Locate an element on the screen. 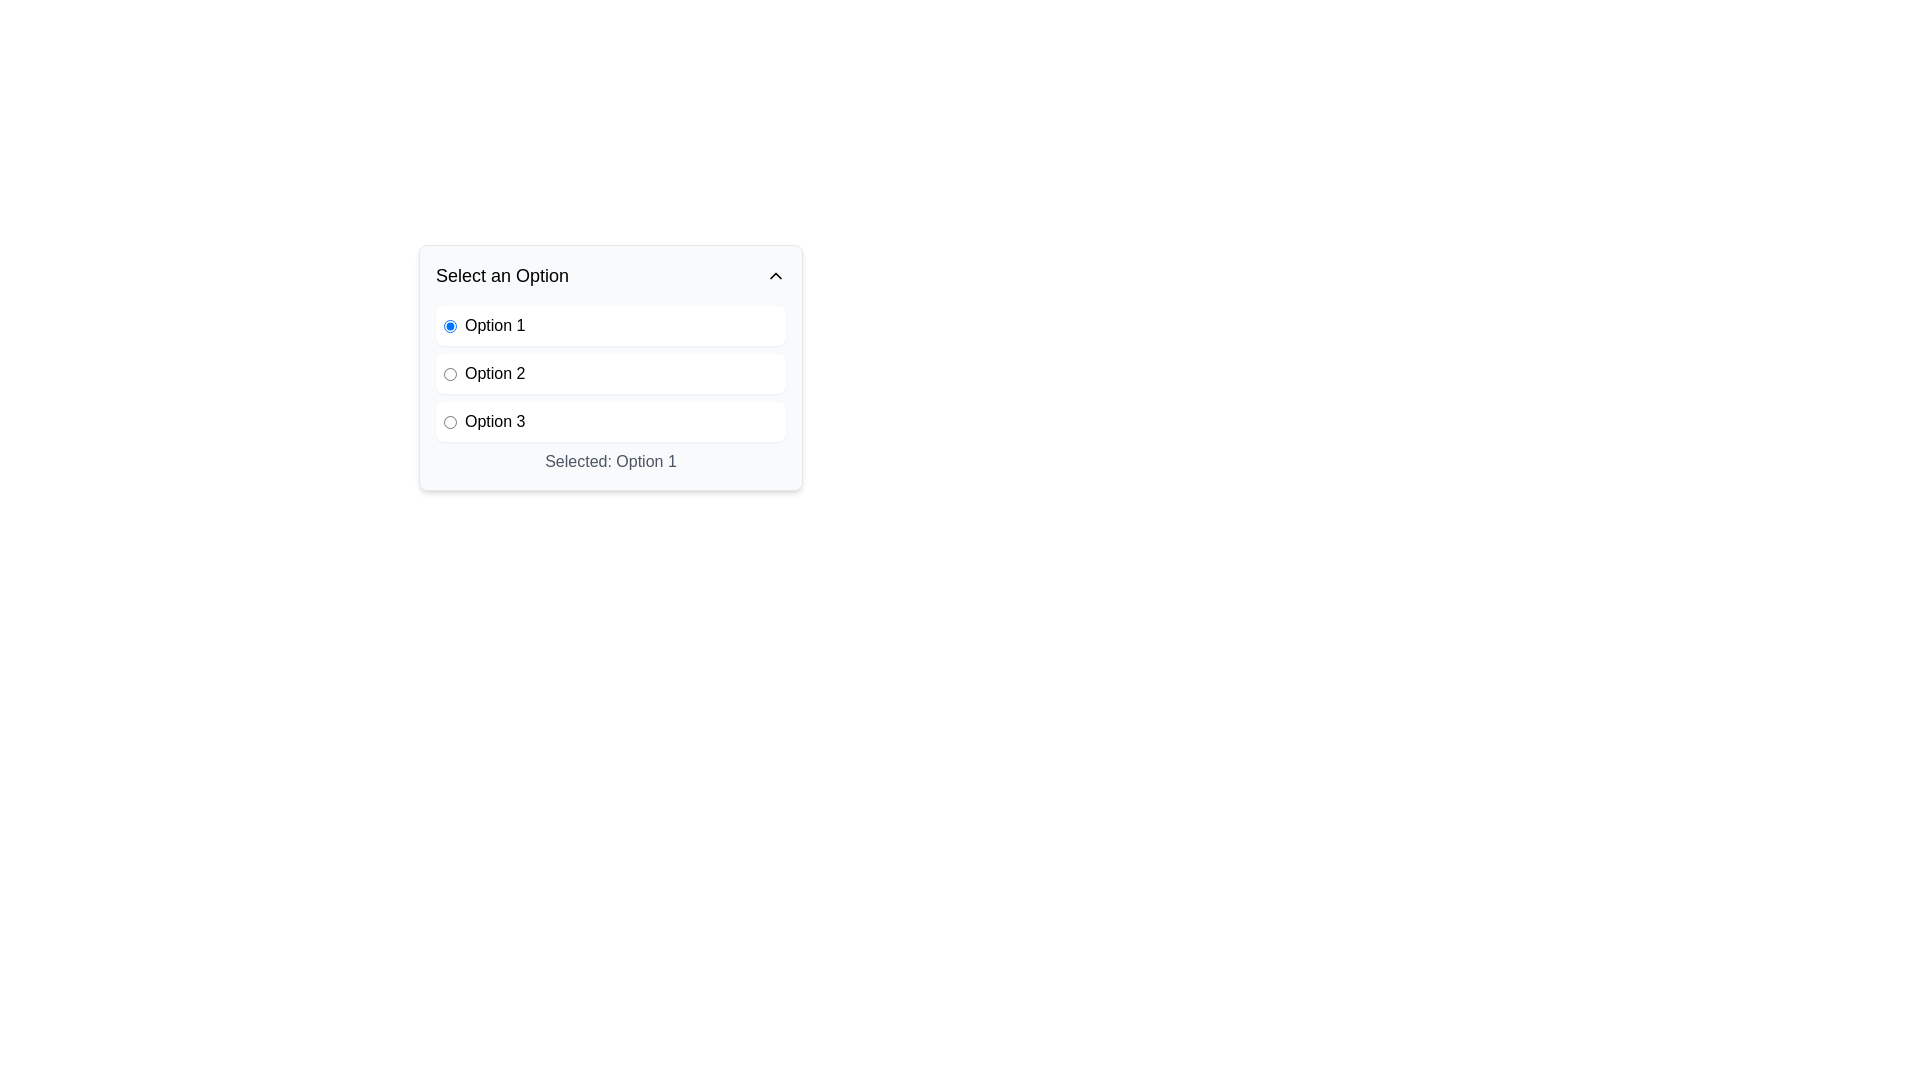 Image resolution: width=1920 pixels, height=1080 pixels. the radio button labeled 'Option 2' is located at coordinates (609, 374).